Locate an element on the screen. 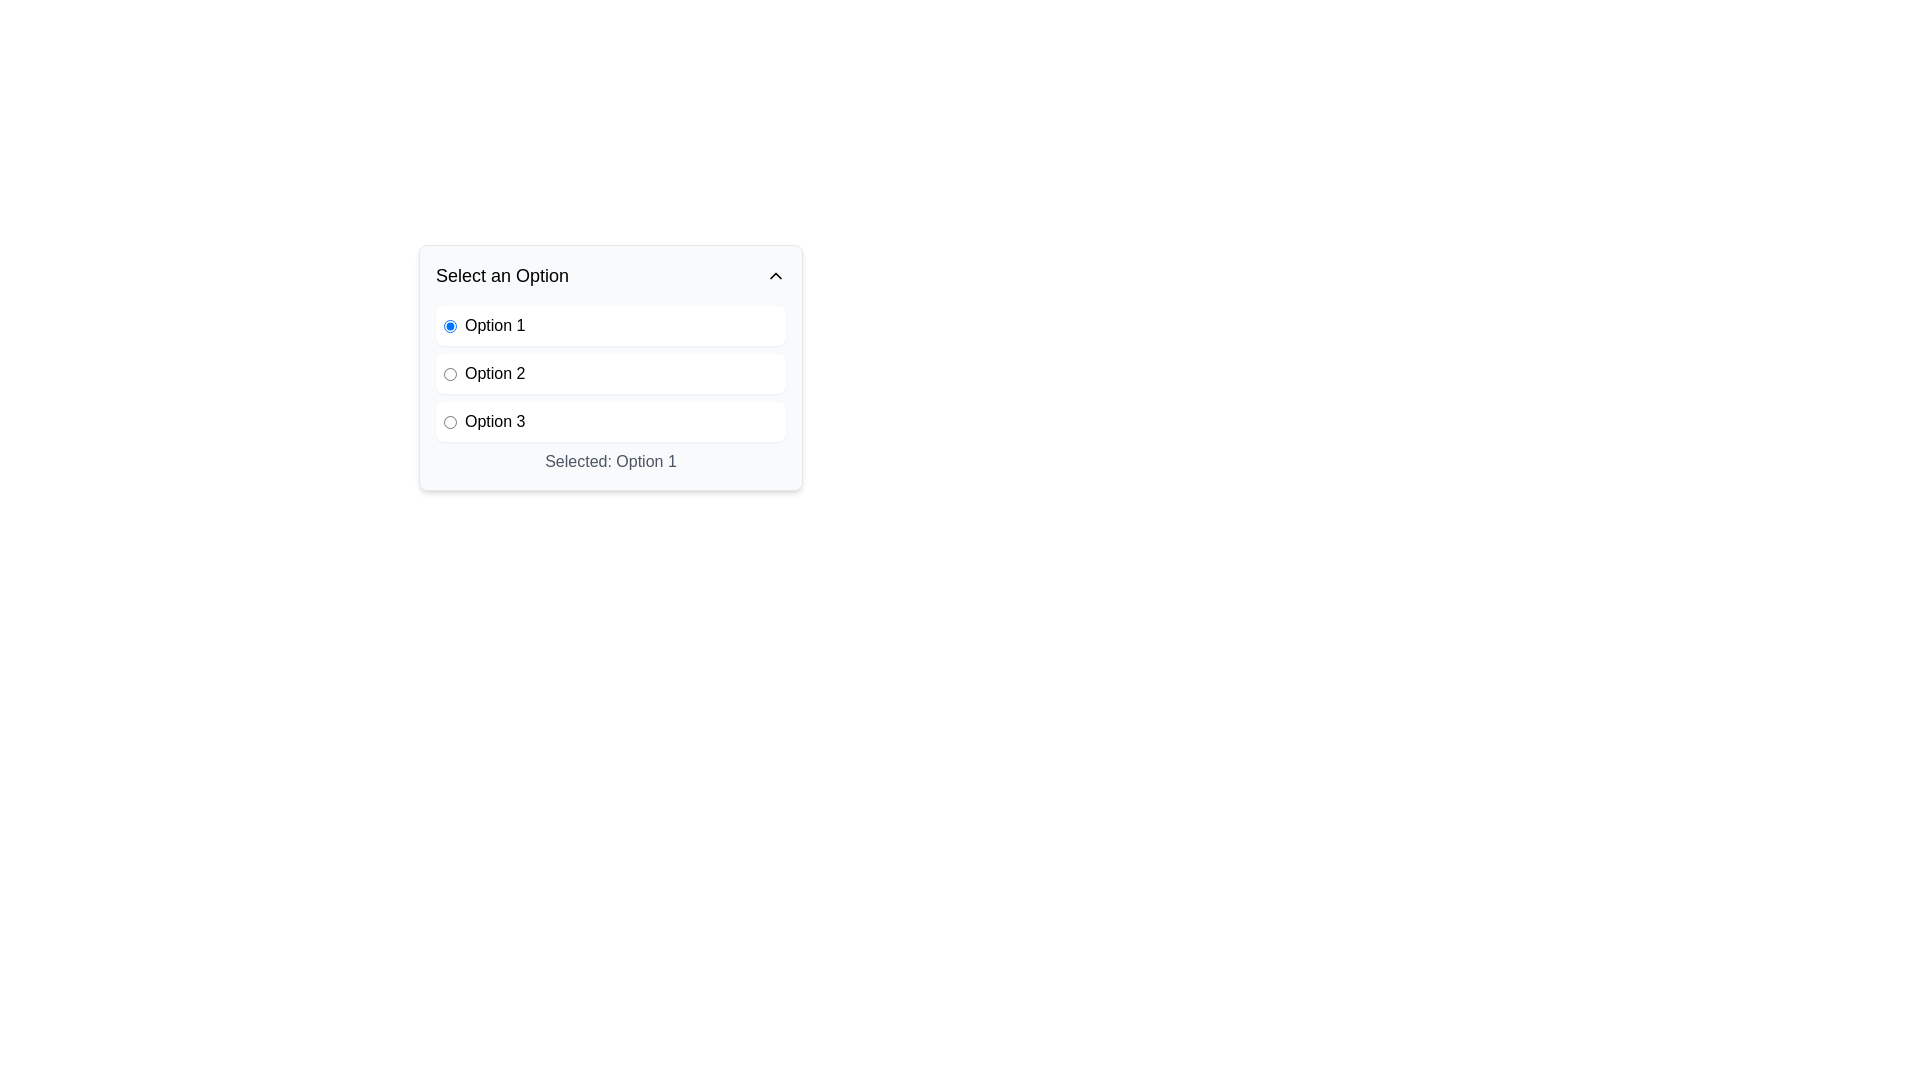 Image resolution: width=1920 pixels, height=1080 pixels. the radio button labeled 'Option 2' is located at coordinates (609, 374).